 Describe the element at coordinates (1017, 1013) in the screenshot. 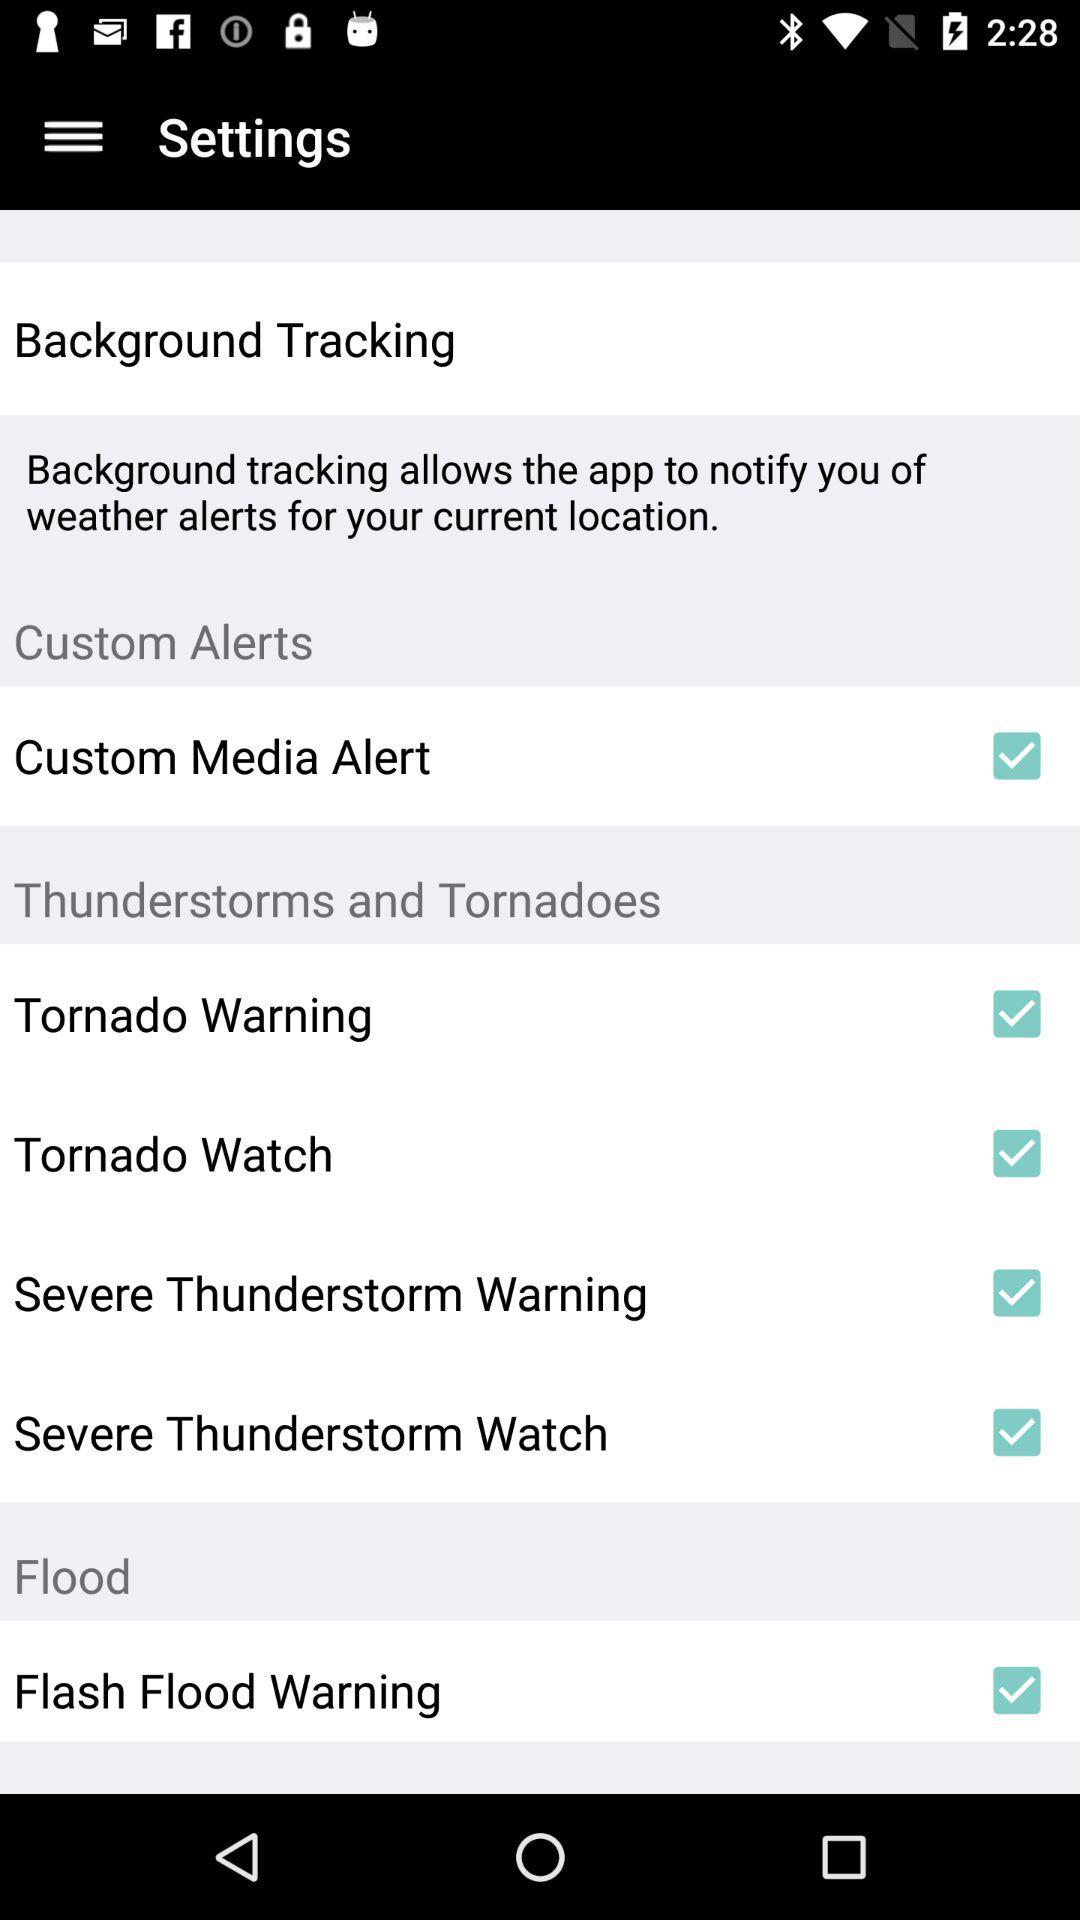

I see `icon to the right of tornado warning item` at that location.